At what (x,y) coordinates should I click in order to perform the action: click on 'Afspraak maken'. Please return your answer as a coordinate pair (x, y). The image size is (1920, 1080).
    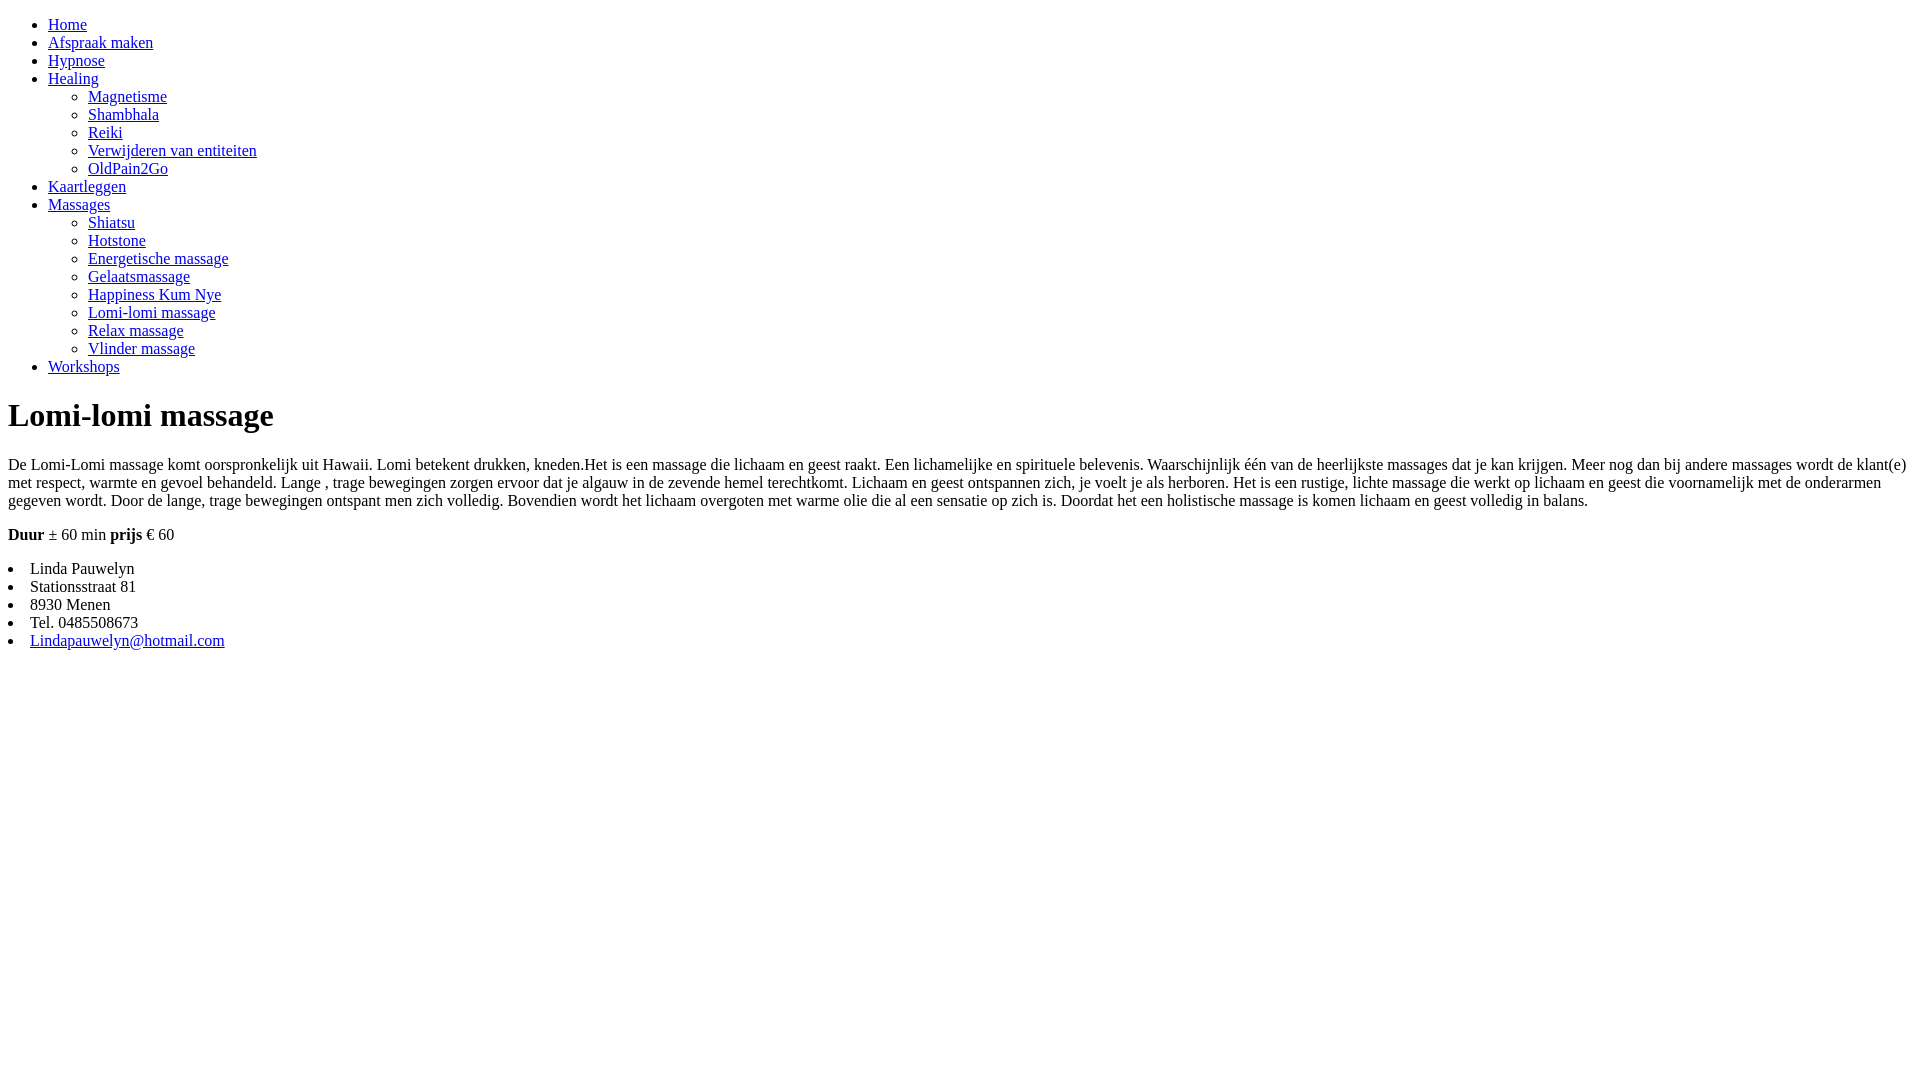
    Looking at the image, I should click on (99, 42).